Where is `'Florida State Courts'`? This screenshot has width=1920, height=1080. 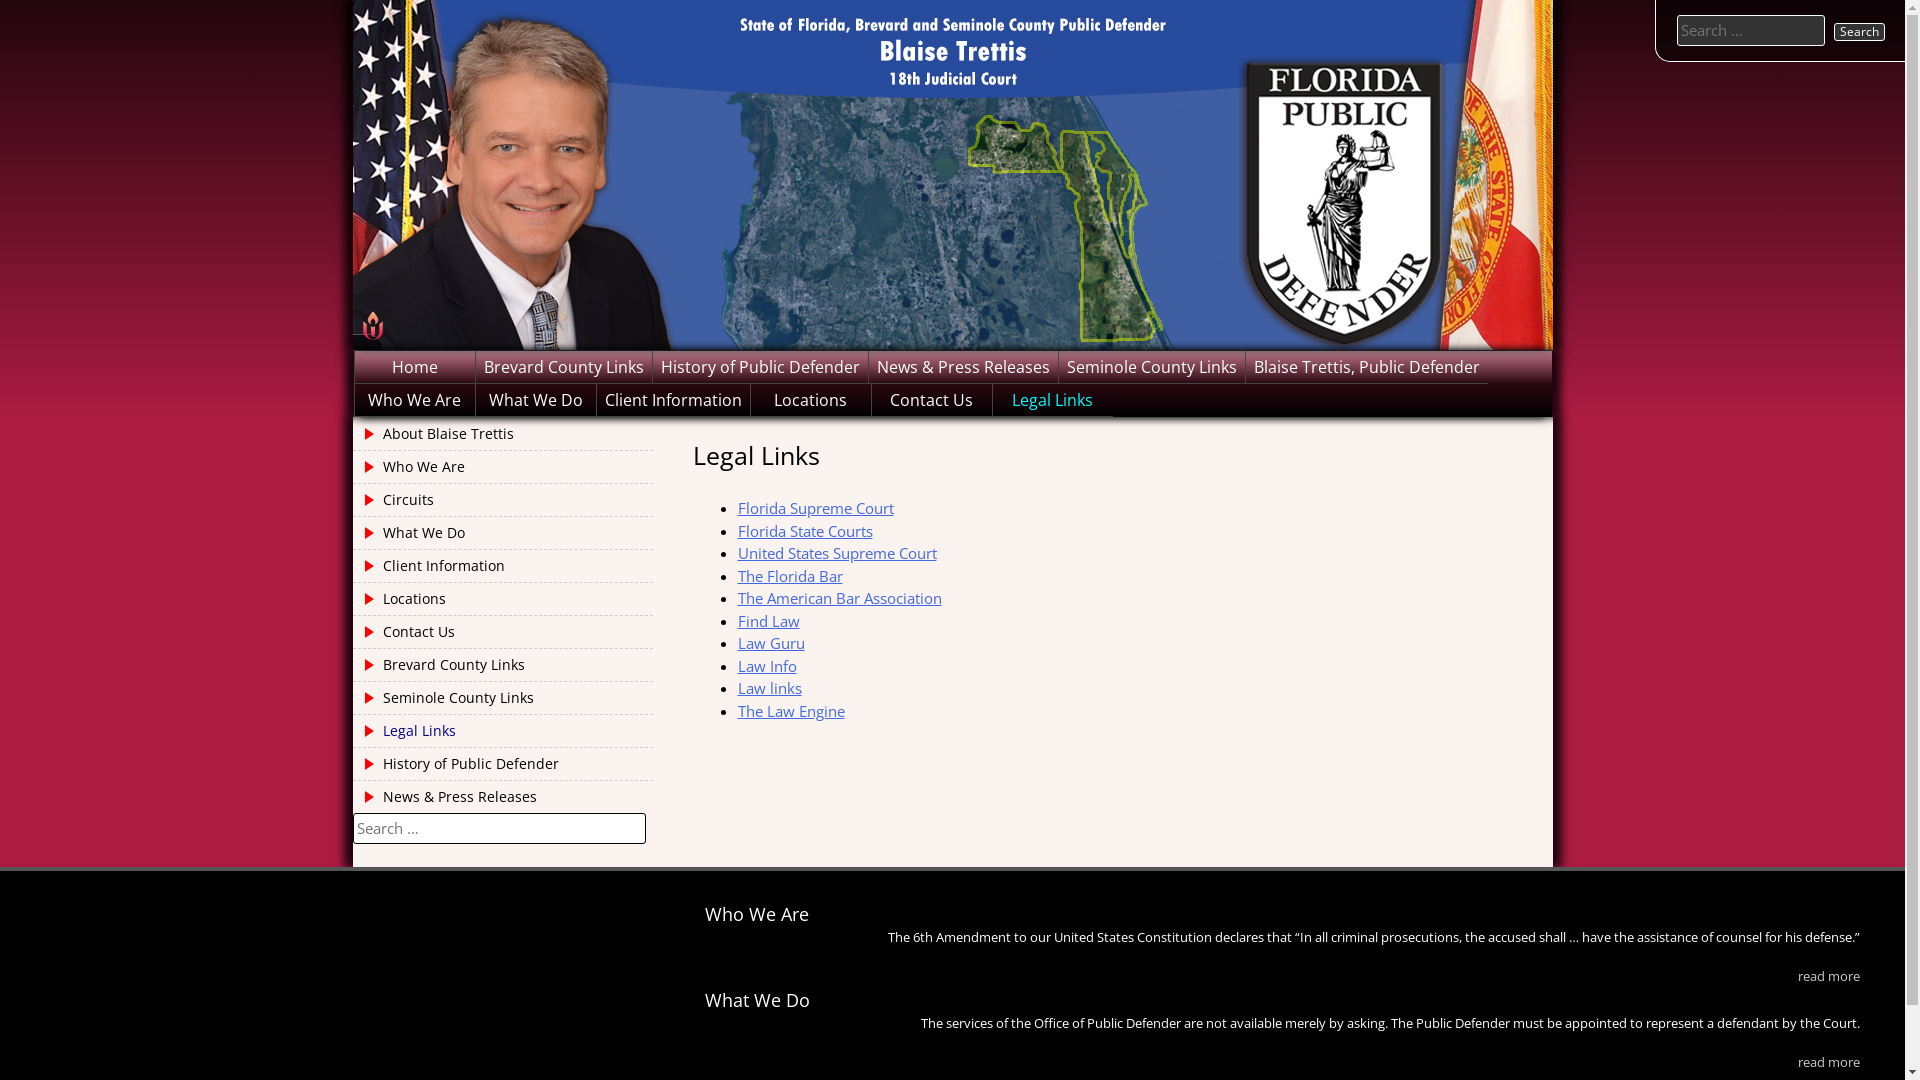 'Florida State Courts' is located at coordinates (805, 528).